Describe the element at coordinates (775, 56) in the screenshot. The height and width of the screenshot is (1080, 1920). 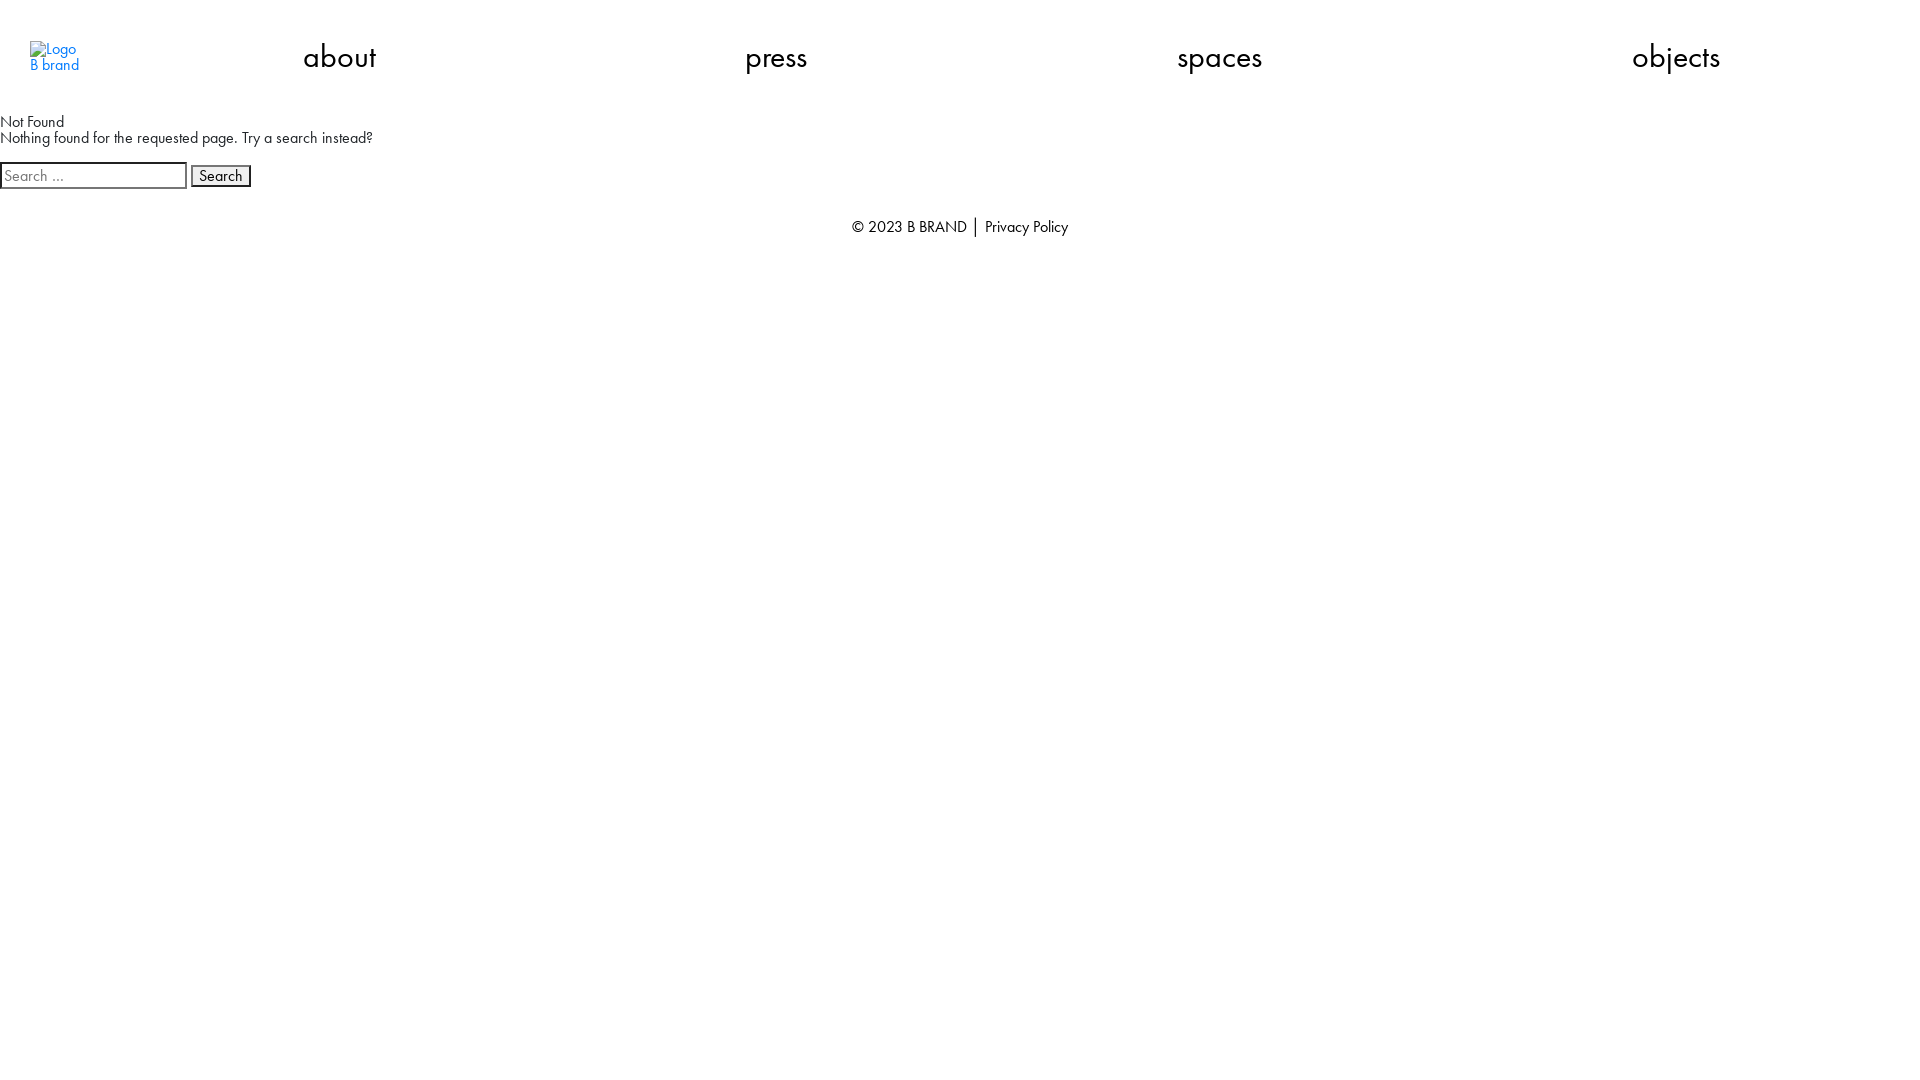
I see `'press'` at that location.